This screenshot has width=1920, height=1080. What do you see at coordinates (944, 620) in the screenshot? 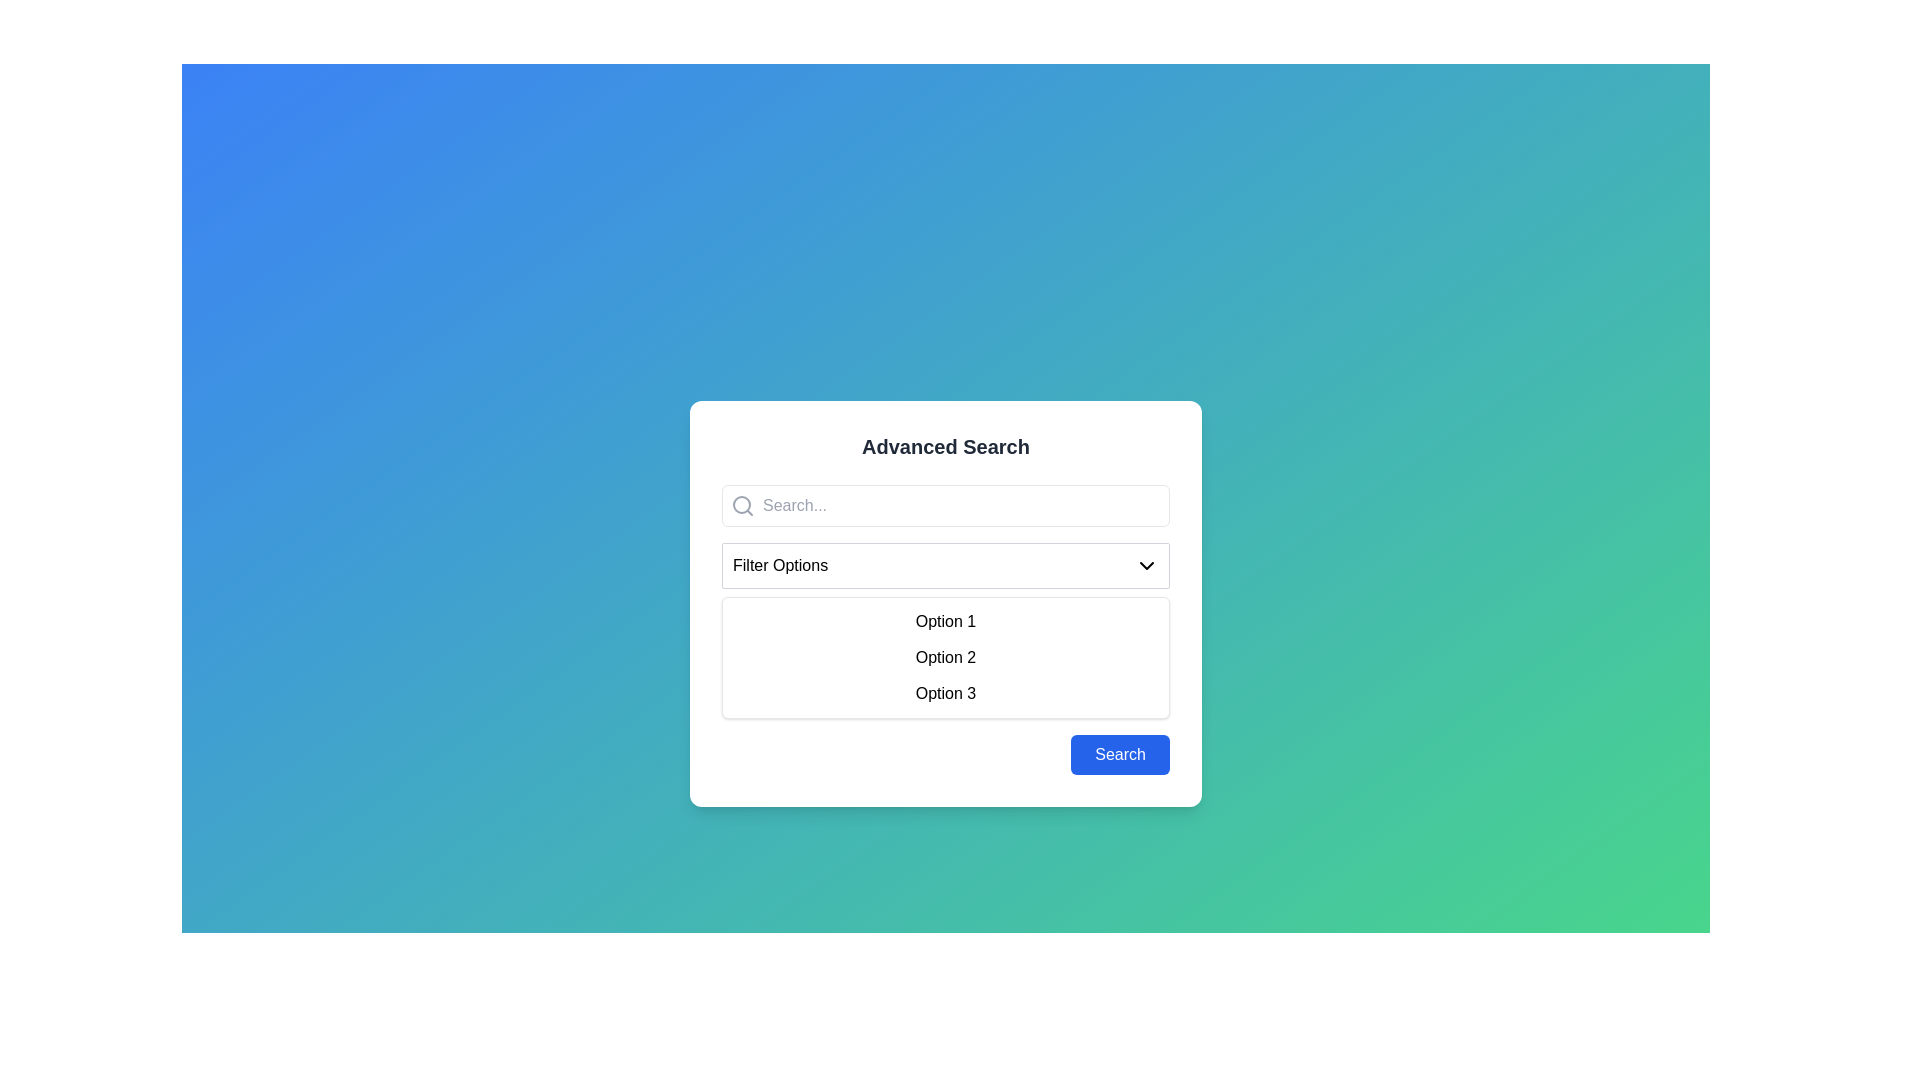
I see `the first selectable option labeled 'Option 1' in the dropdown menu under 'Filter Options'` at bounding box center [944, 620].